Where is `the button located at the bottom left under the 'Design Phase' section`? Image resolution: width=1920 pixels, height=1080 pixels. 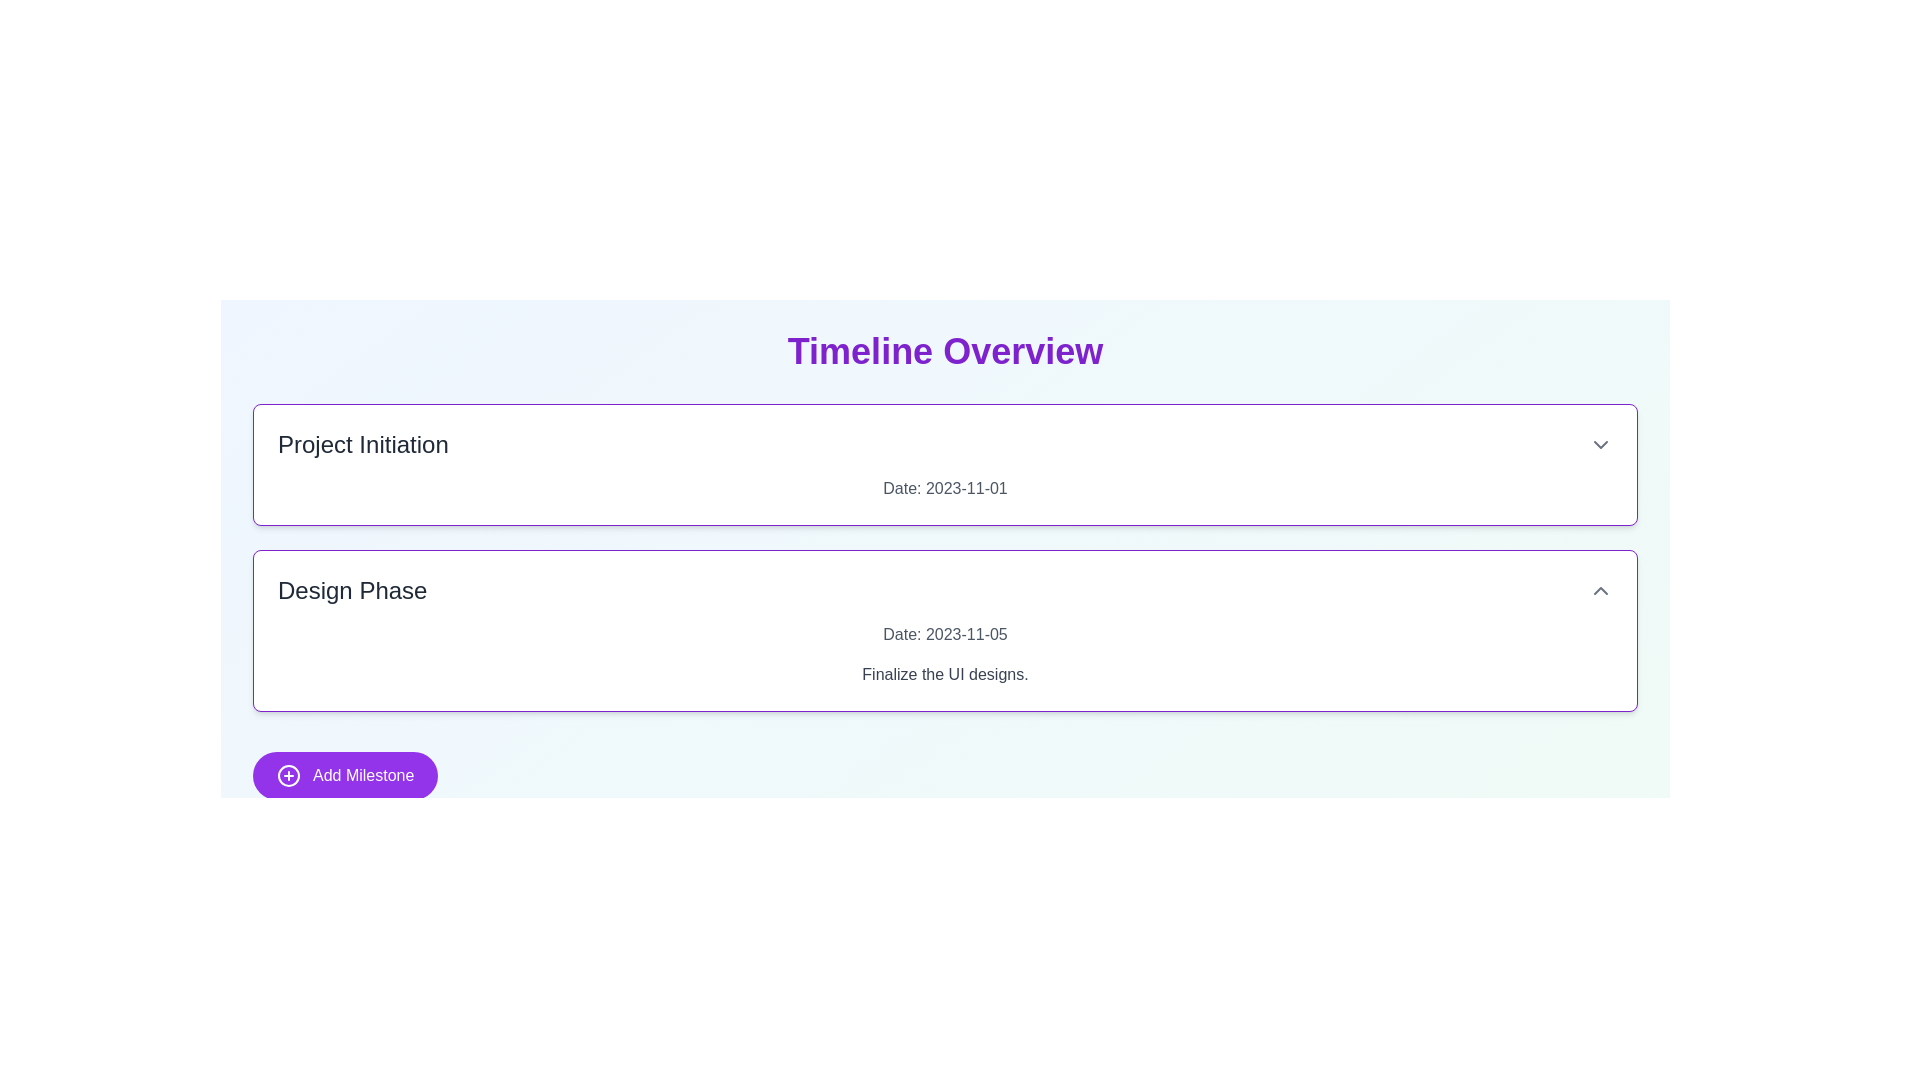 the button located at the bottom left under the 'Design Phase' section is located at coordinates (345, 774).